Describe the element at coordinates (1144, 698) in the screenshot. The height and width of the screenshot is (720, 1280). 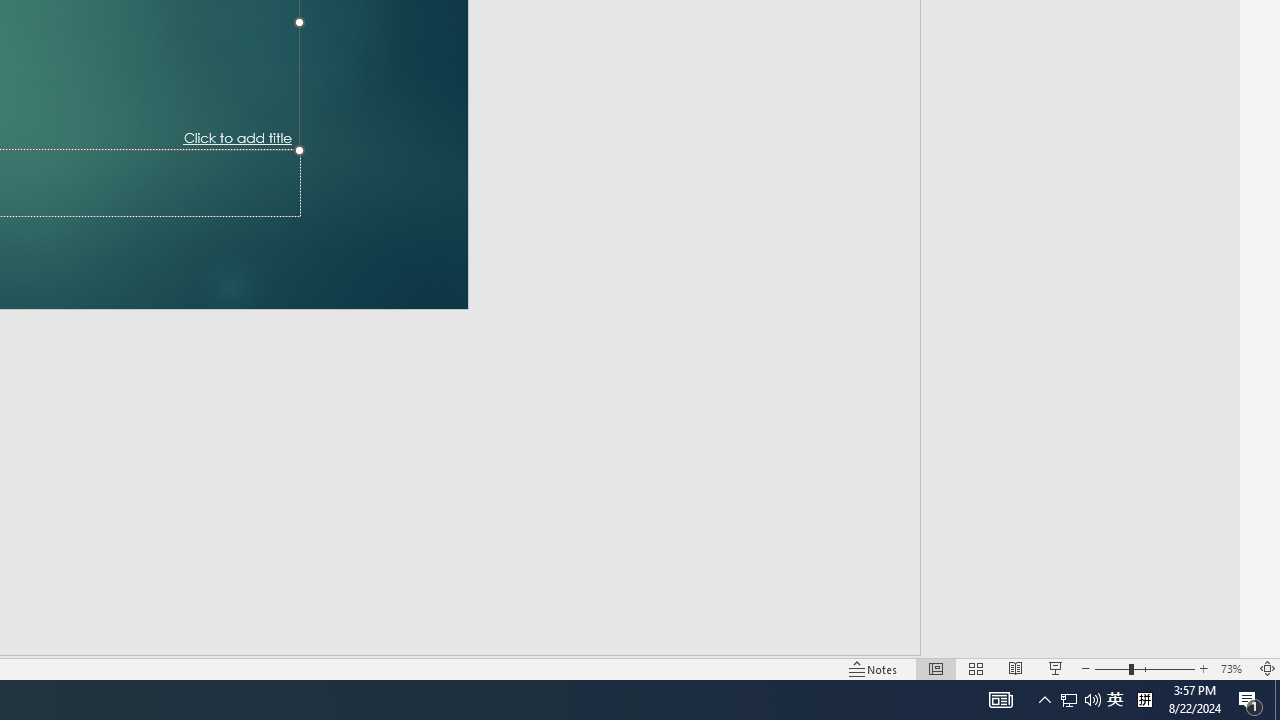
I see `'Tray Input Indicator - Chinese (Simplified, China)'` at that location.